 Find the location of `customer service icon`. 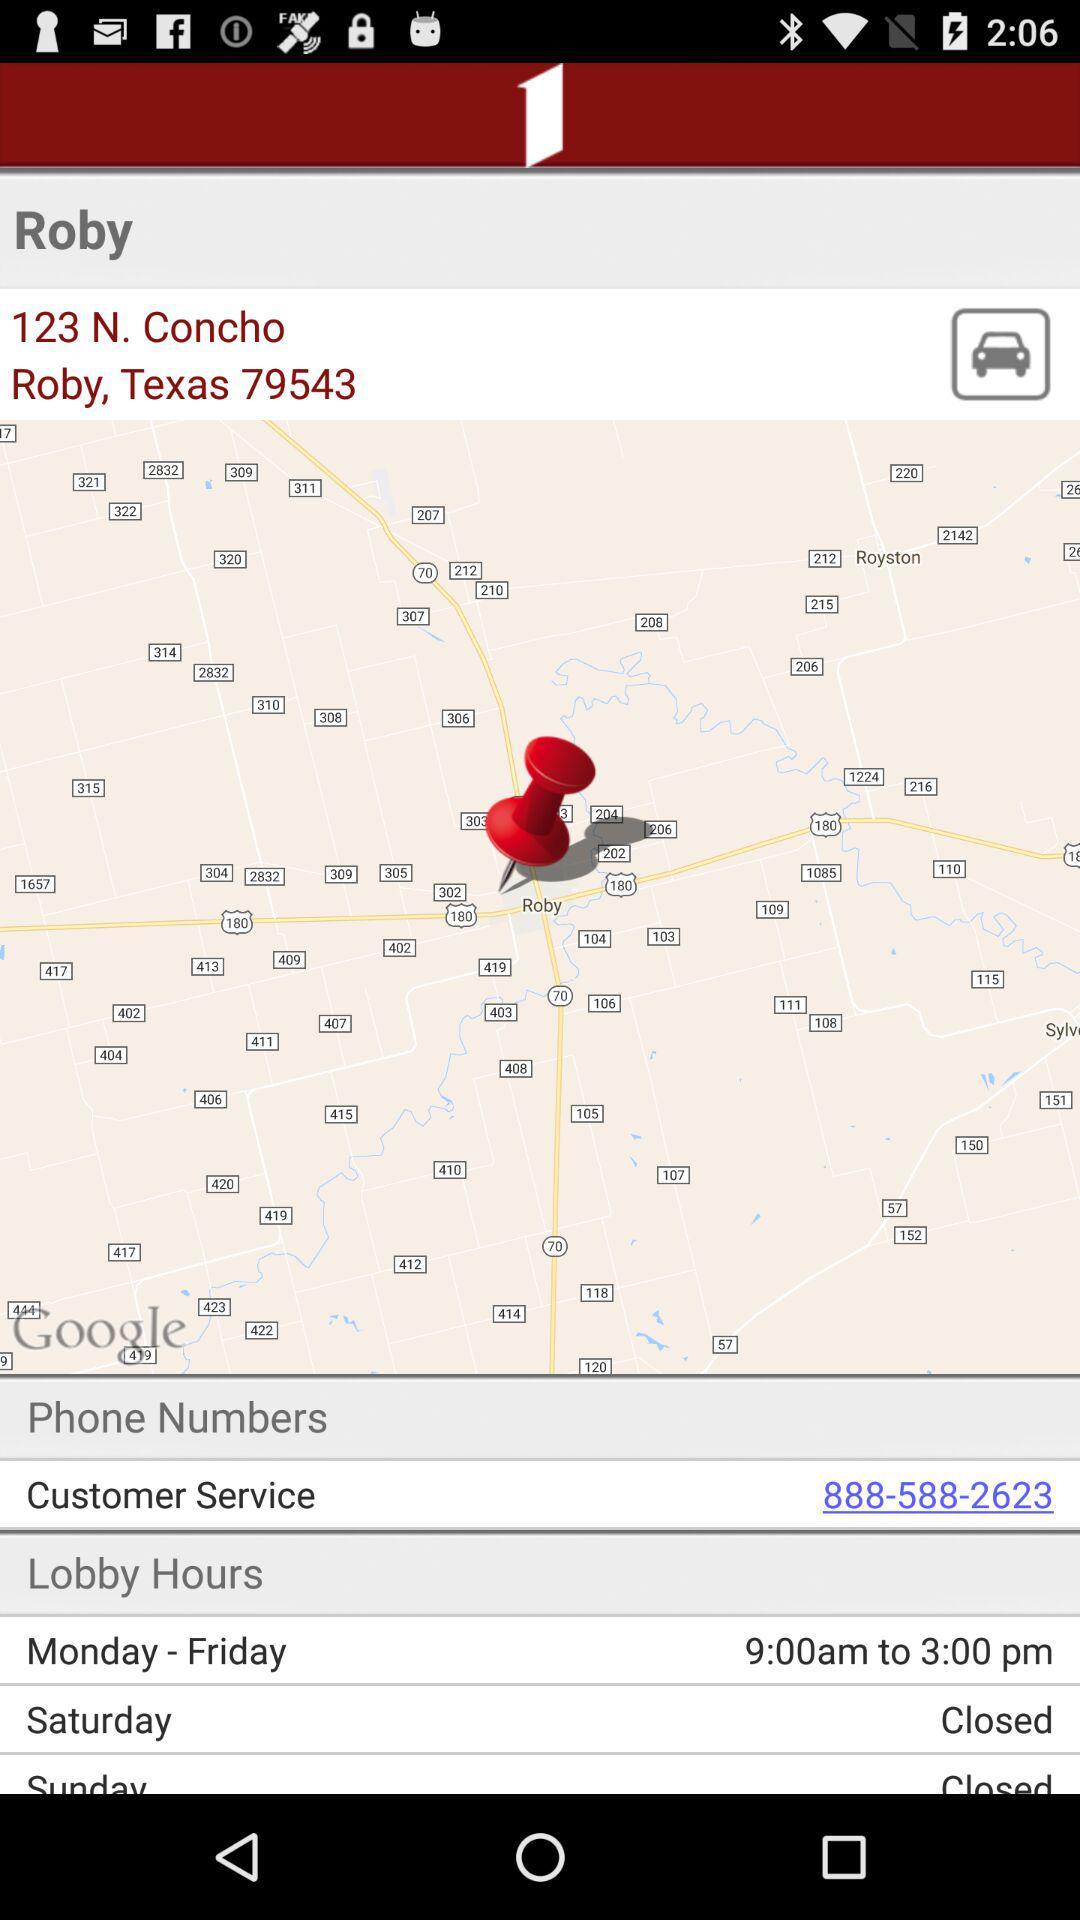

customer service icon is located at coordinates (297, 1493).